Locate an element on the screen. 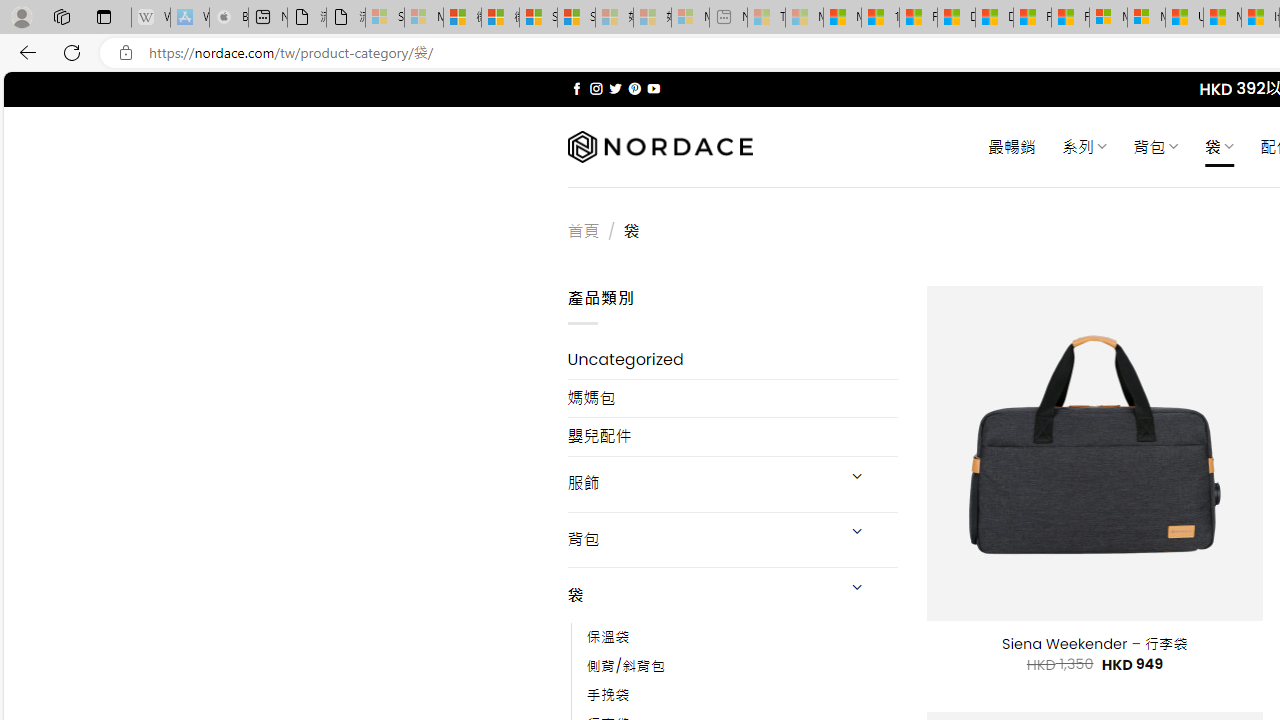  'Follow on Facebook' is located at coordinates (576, 88).